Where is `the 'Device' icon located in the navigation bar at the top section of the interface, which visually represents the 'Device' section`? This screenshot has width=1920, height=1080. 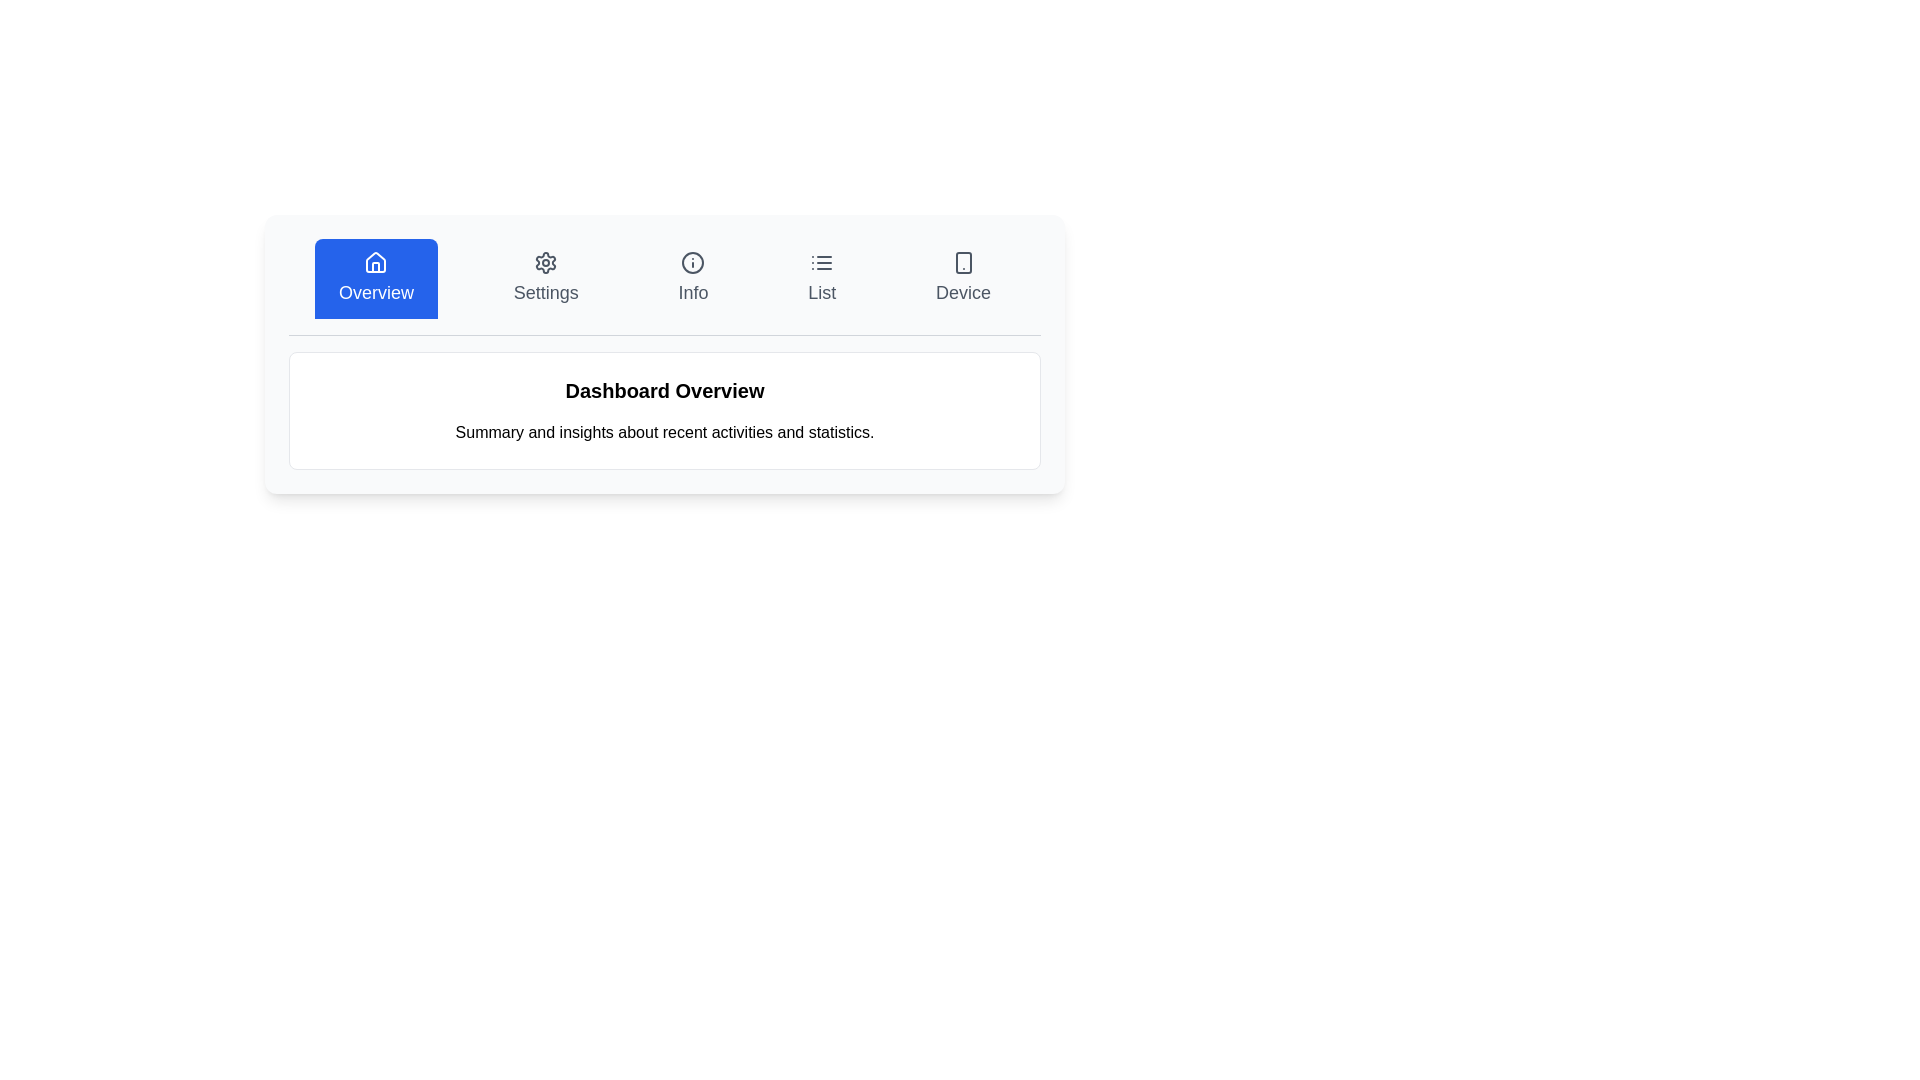
the 'Device' icon located in the navigation bar at the top section of the interface, which visually represents the 'Device' section is located at coordinates (963, 261).